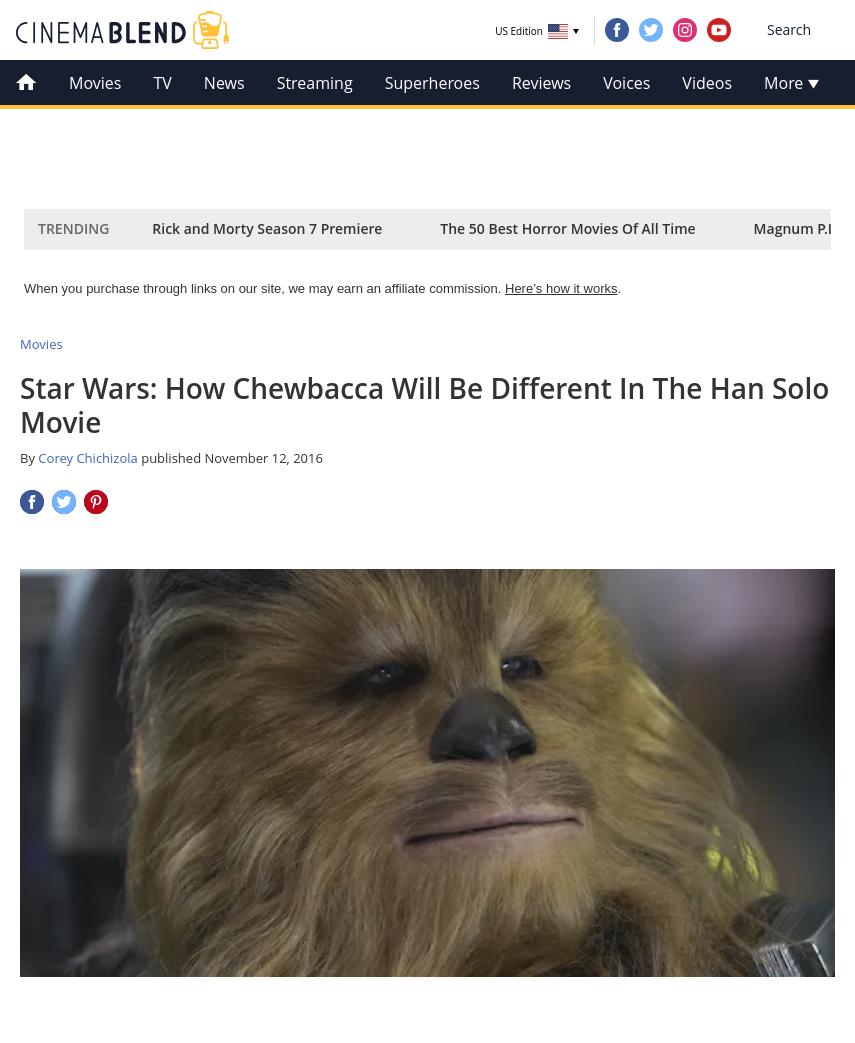 This screenshot has width=855, height=1043. Describe the element at coordinates (705, 83) in the screenshot. I see `'Videos'` at that location.